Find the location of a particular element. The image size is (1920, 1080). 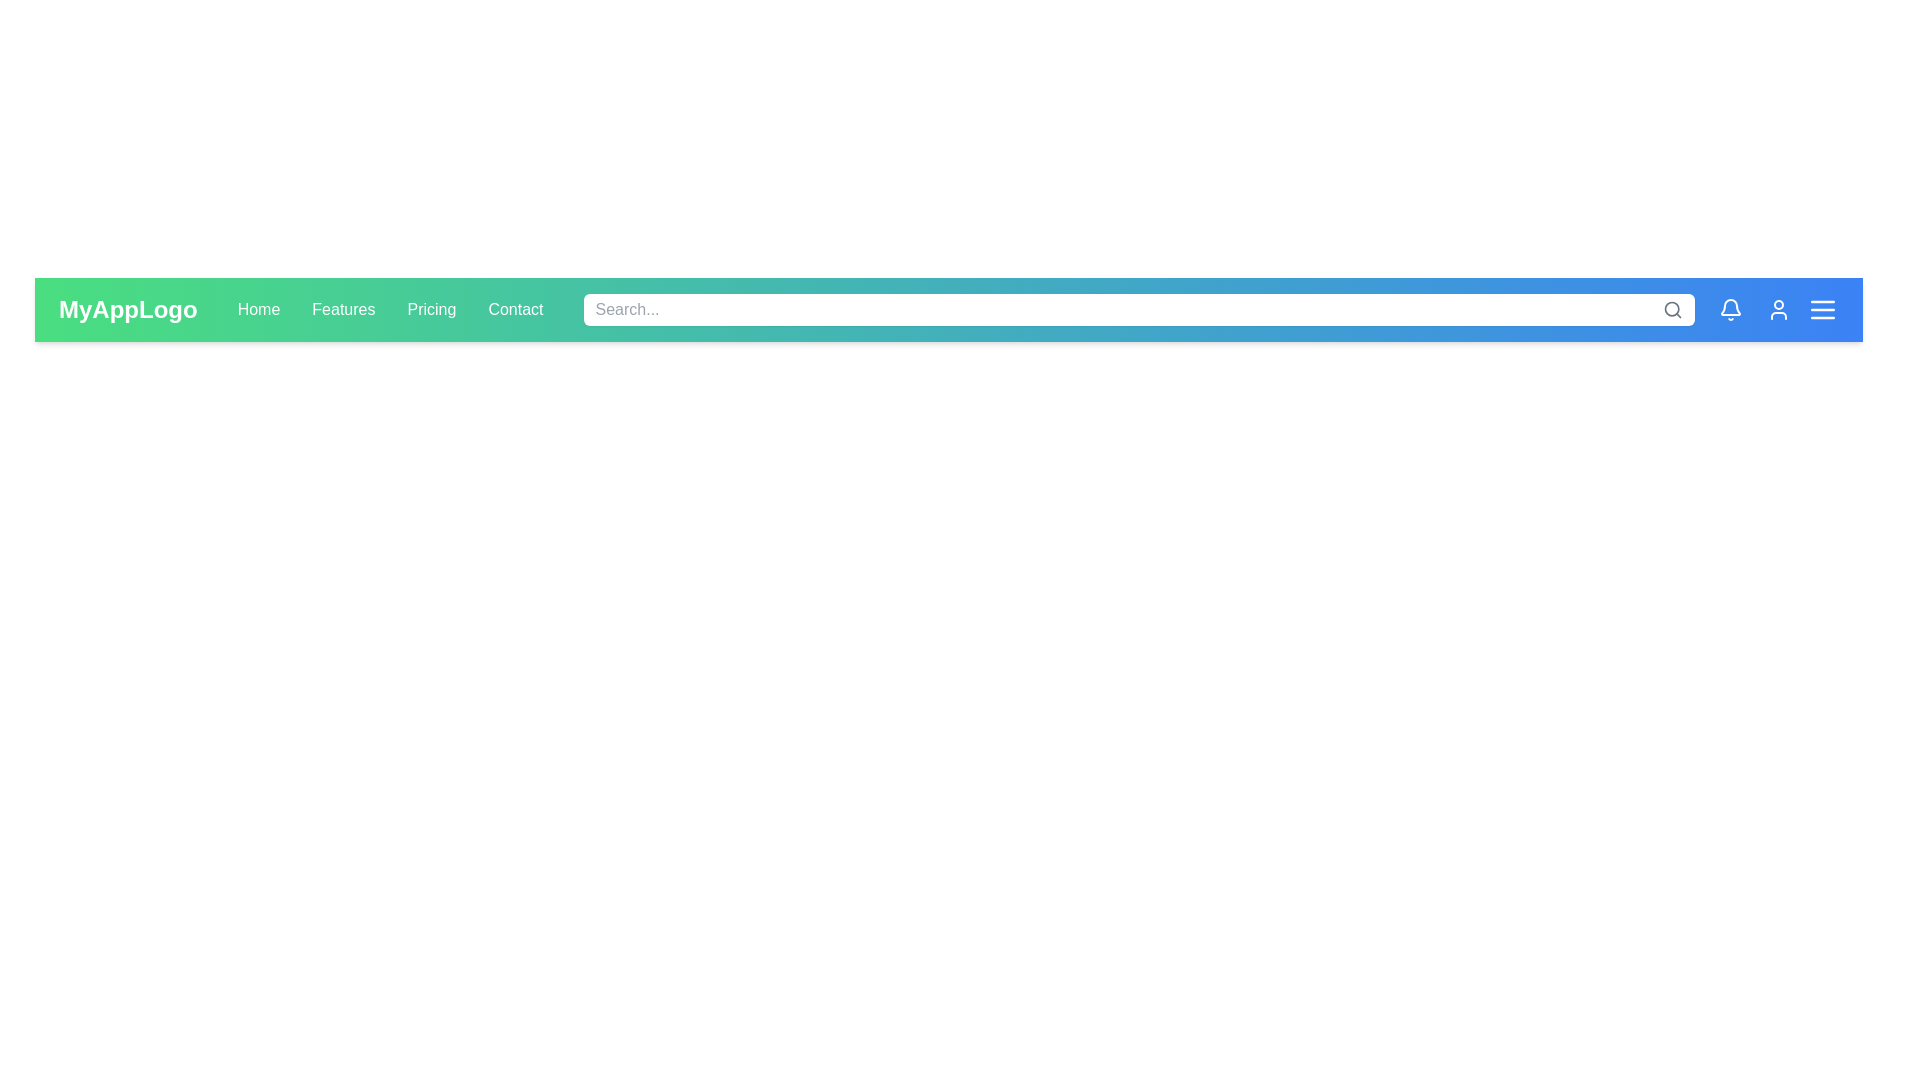

the 'Features' hyperlink element in the navigation bar, which is styled with white text on a green background and underlines on hover is located at coordinates (343, 309).